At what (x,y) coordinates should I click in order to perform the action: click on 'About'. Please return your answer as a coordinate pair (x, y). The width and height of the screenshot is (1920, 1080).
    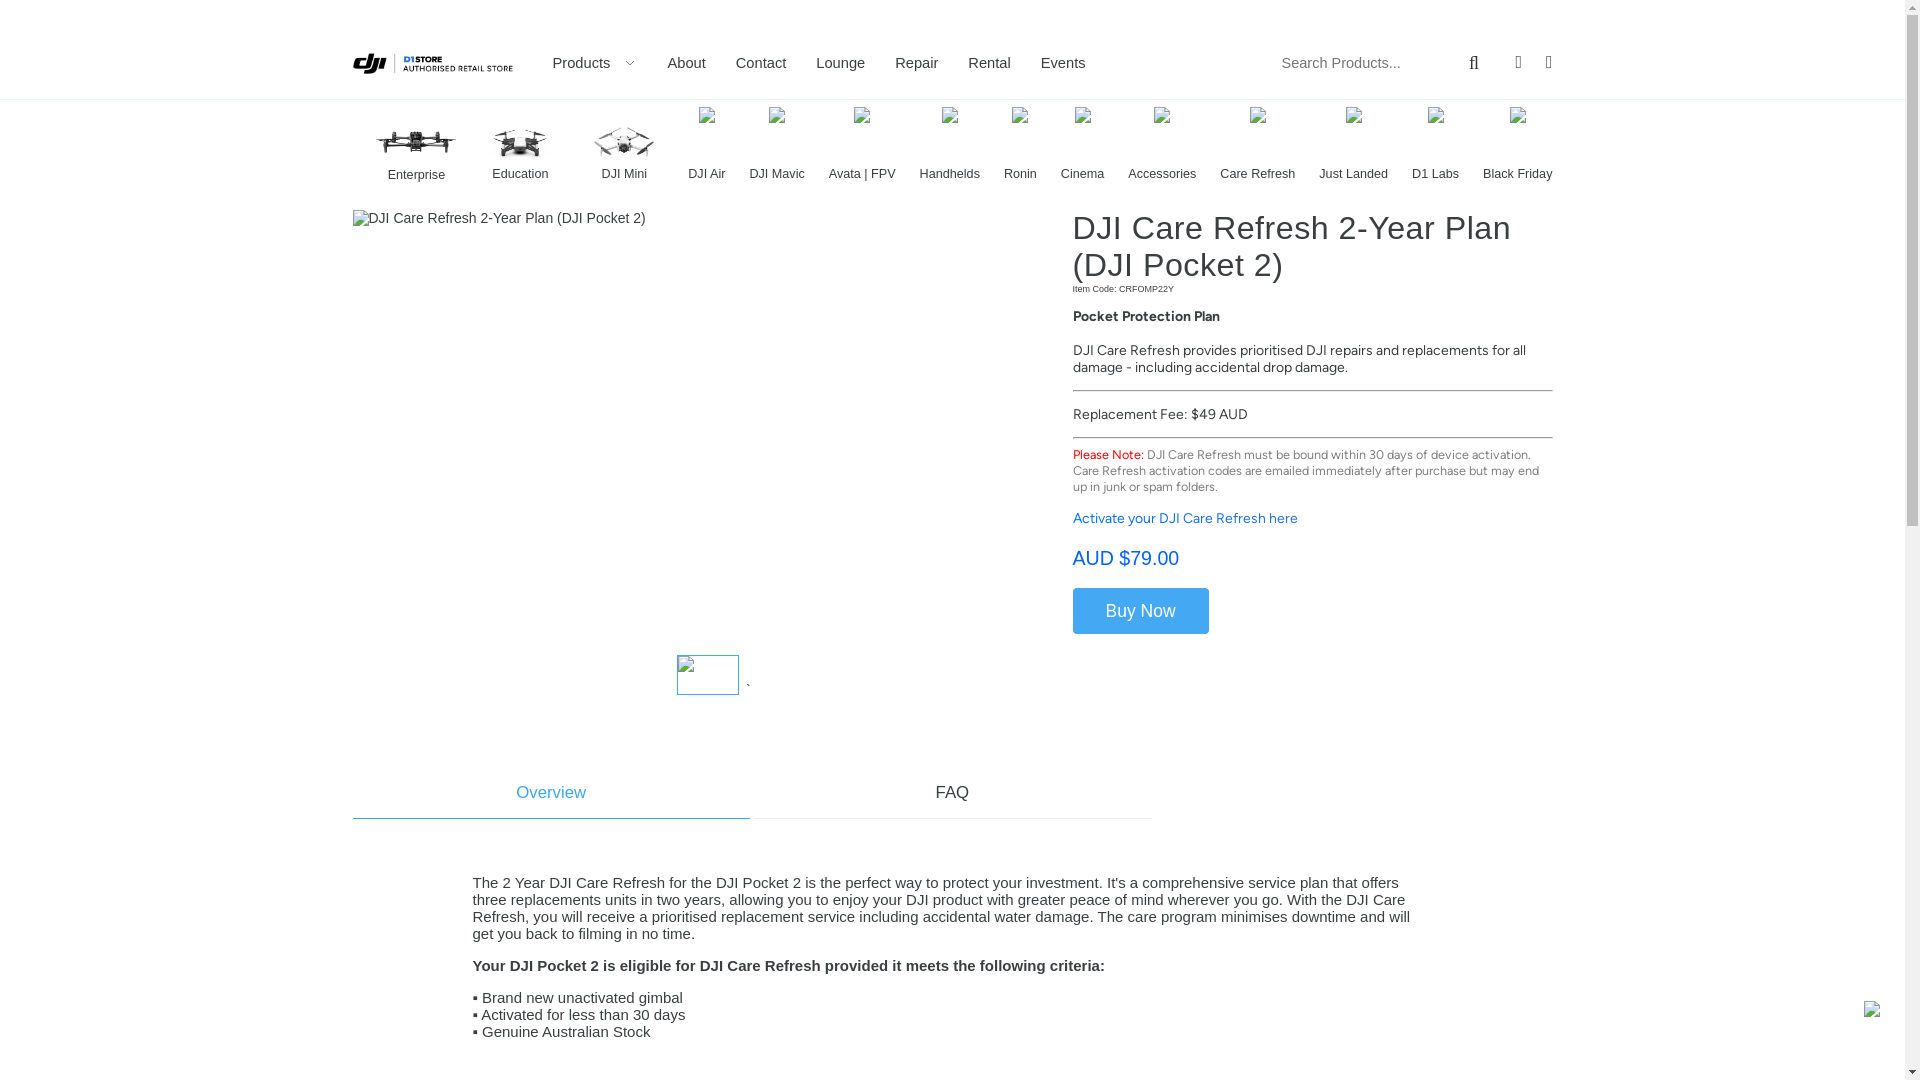
    Looking at the image, I should click on (686, 61).